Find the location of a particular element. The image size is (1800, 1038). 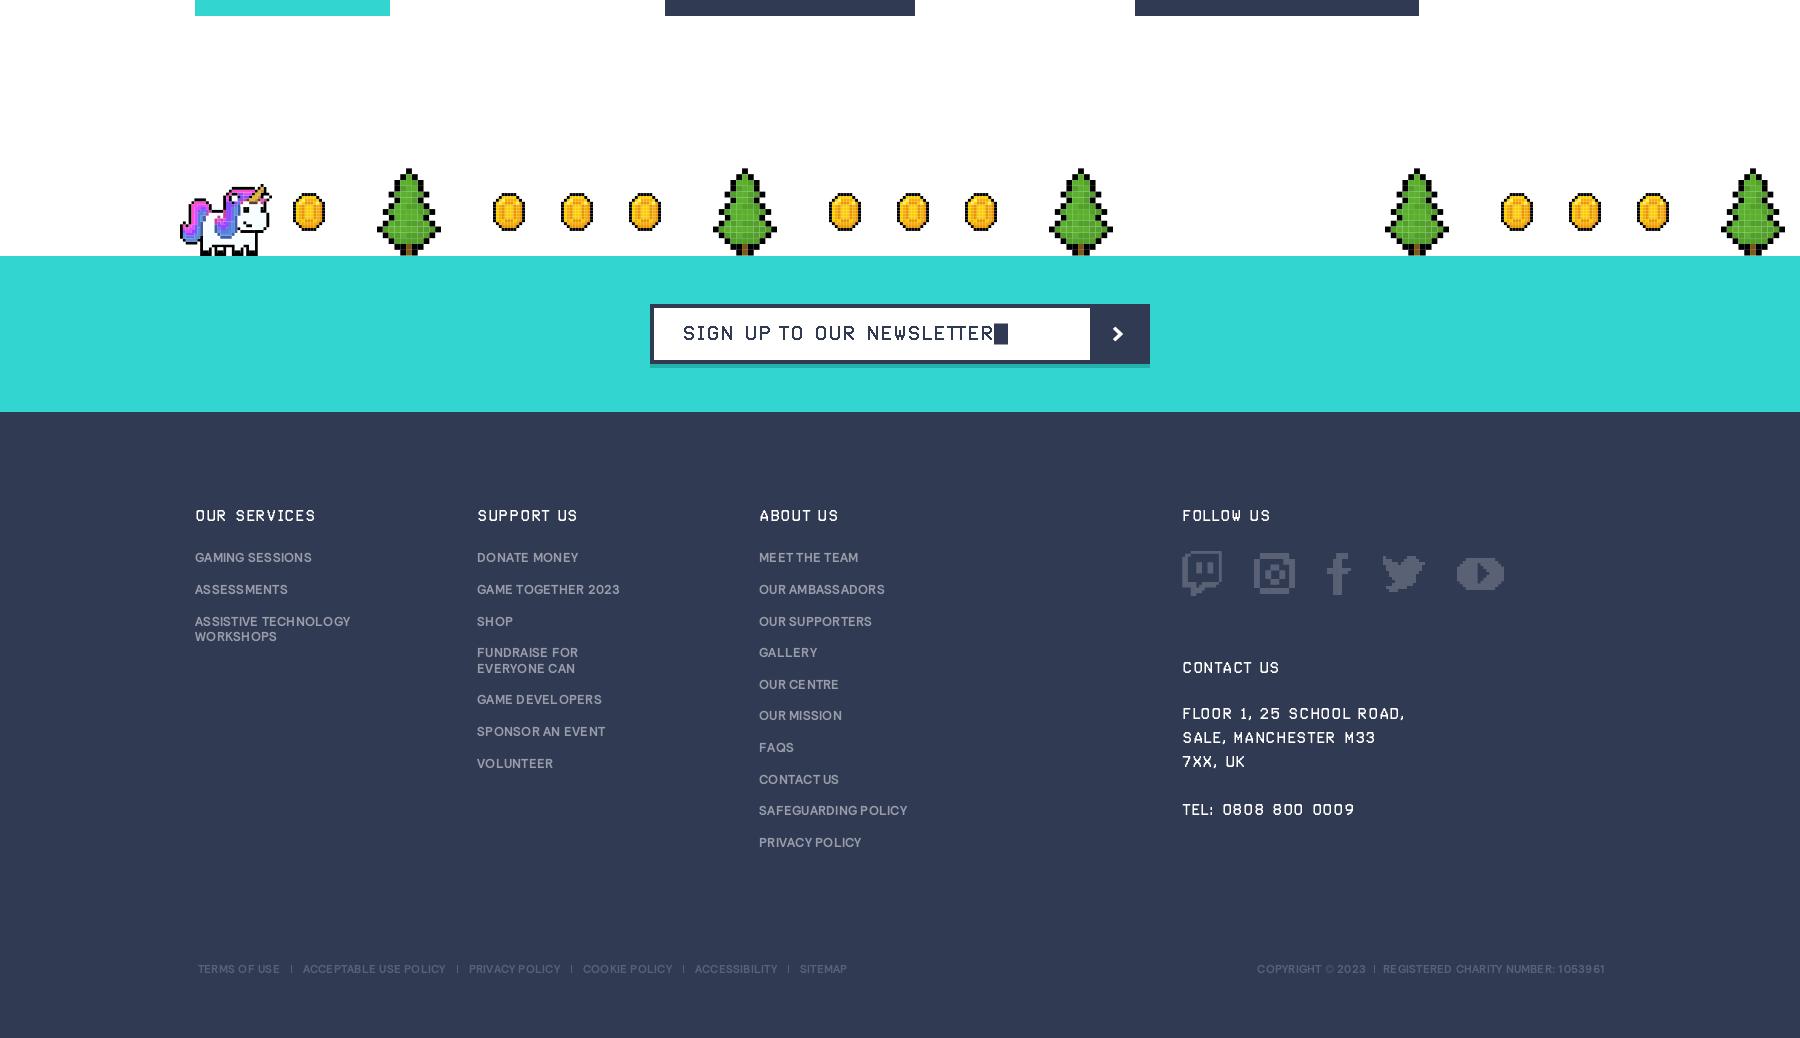

'Safeguarding Policy' is located at coordinates (832, 811).